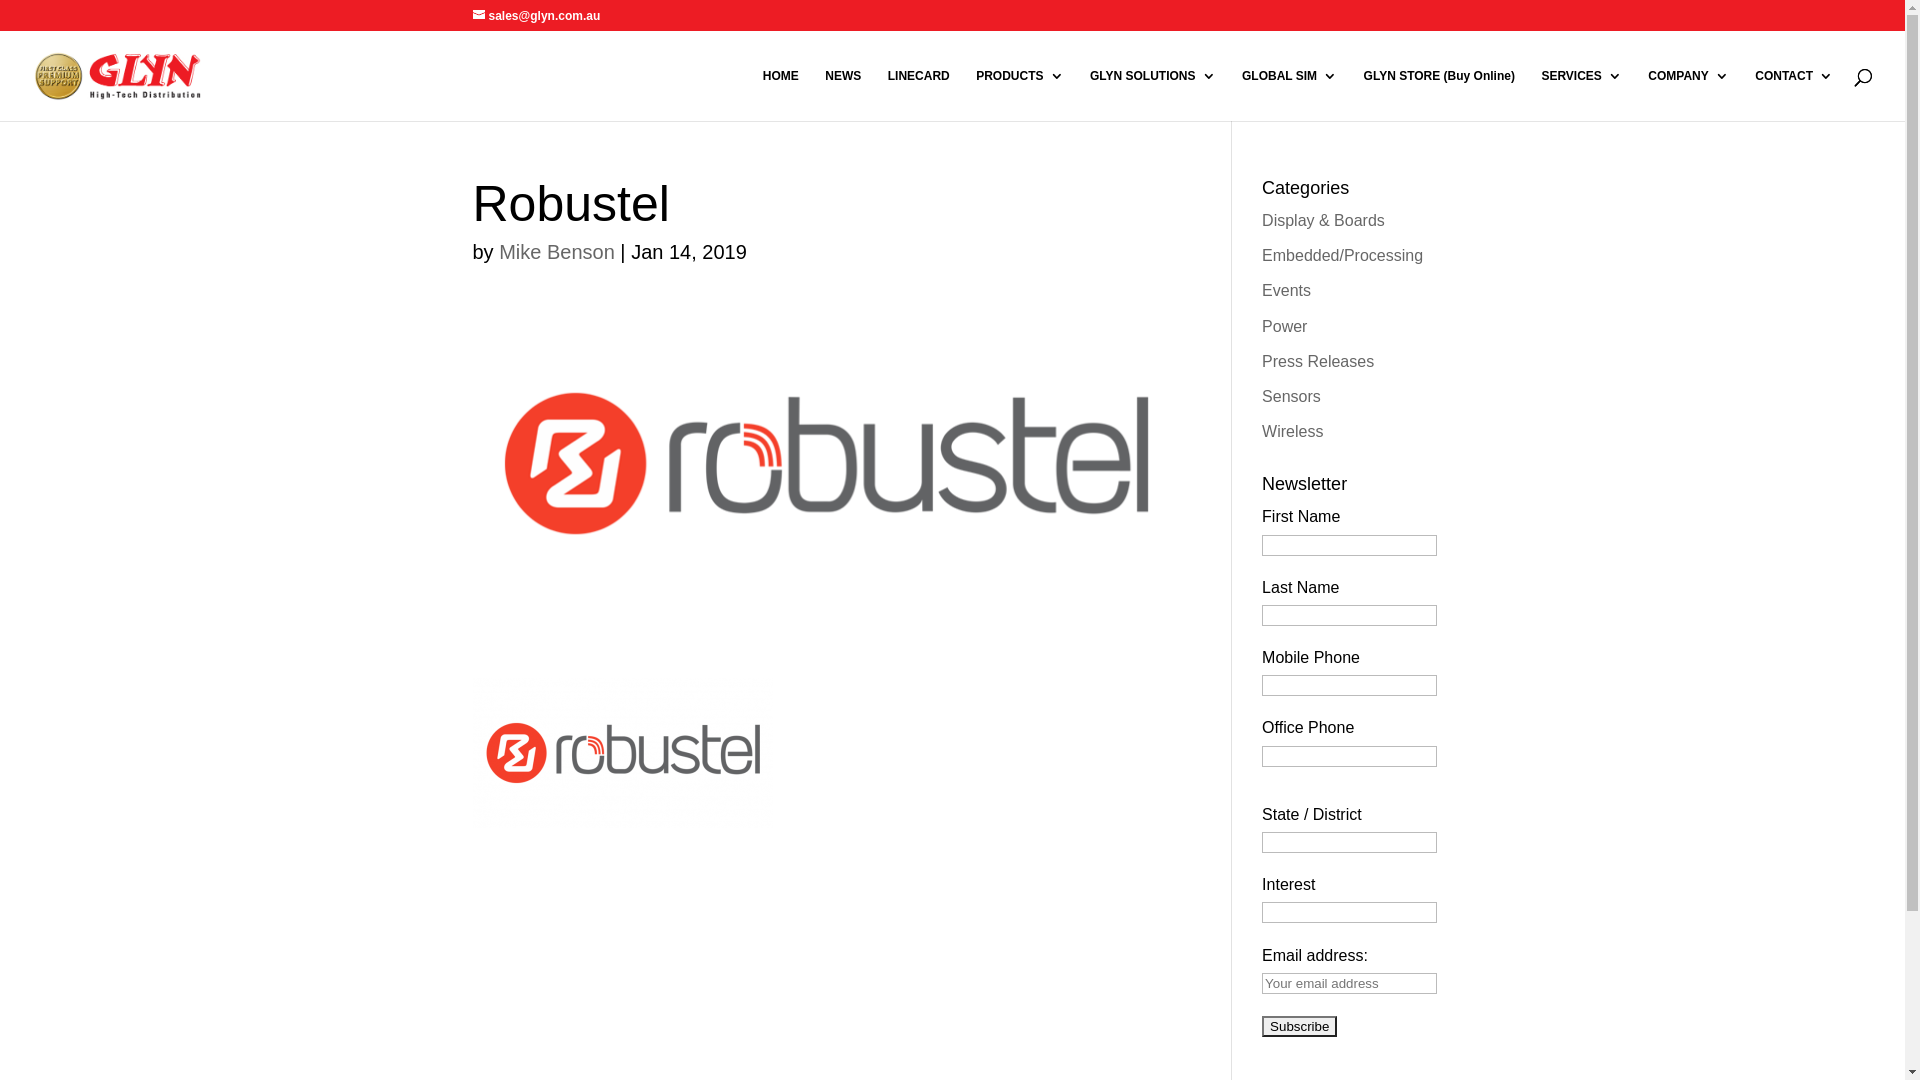 This screenshot has height=1080, width=1920. What do you see at coordinates (1318, 361) in the screenshot?
I see `'Press Releases'` at bounding box center [1318, 361].